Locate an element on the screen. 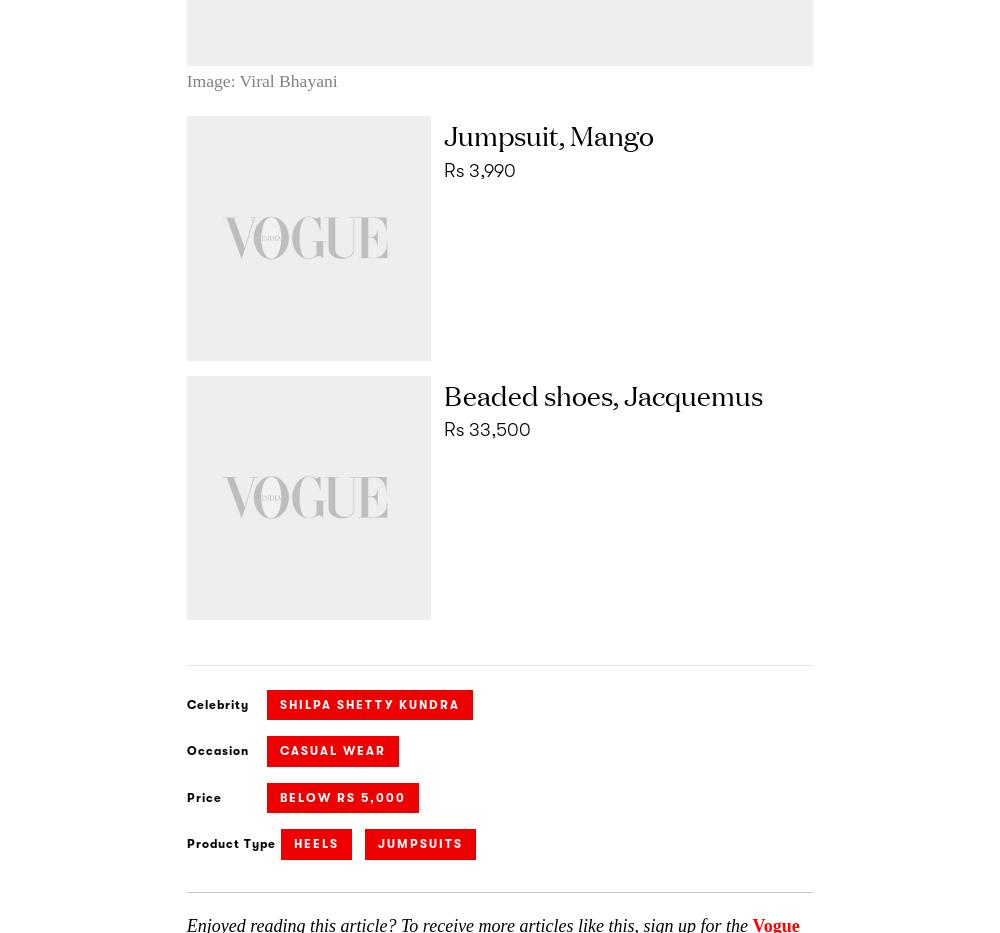 This screenshot has height=933, width=1000. 'Below Rs 5,000' is located at coordinates (341, 796).